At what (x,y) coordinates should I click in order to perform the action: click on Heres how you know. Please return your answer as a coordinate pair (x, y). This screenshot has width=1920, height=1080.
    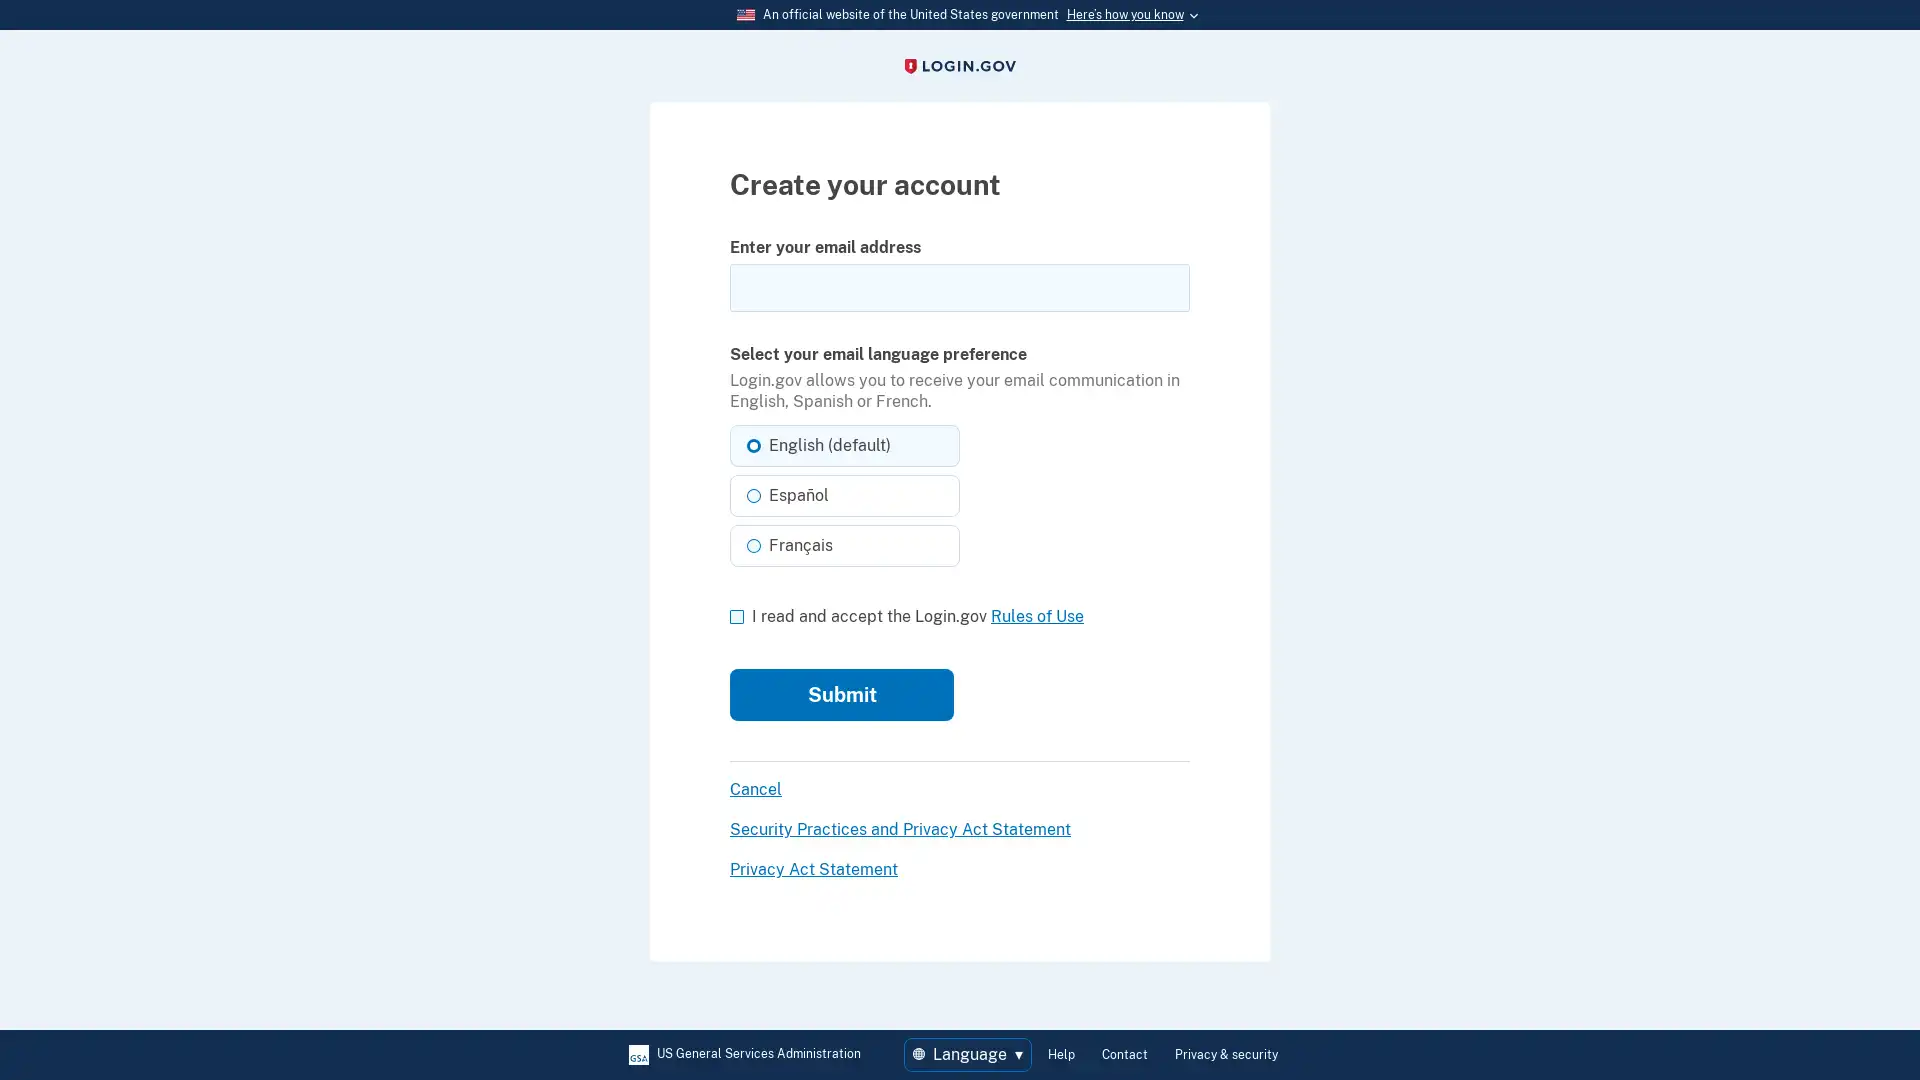
    Looking at the image, I should click on (1124, 15).